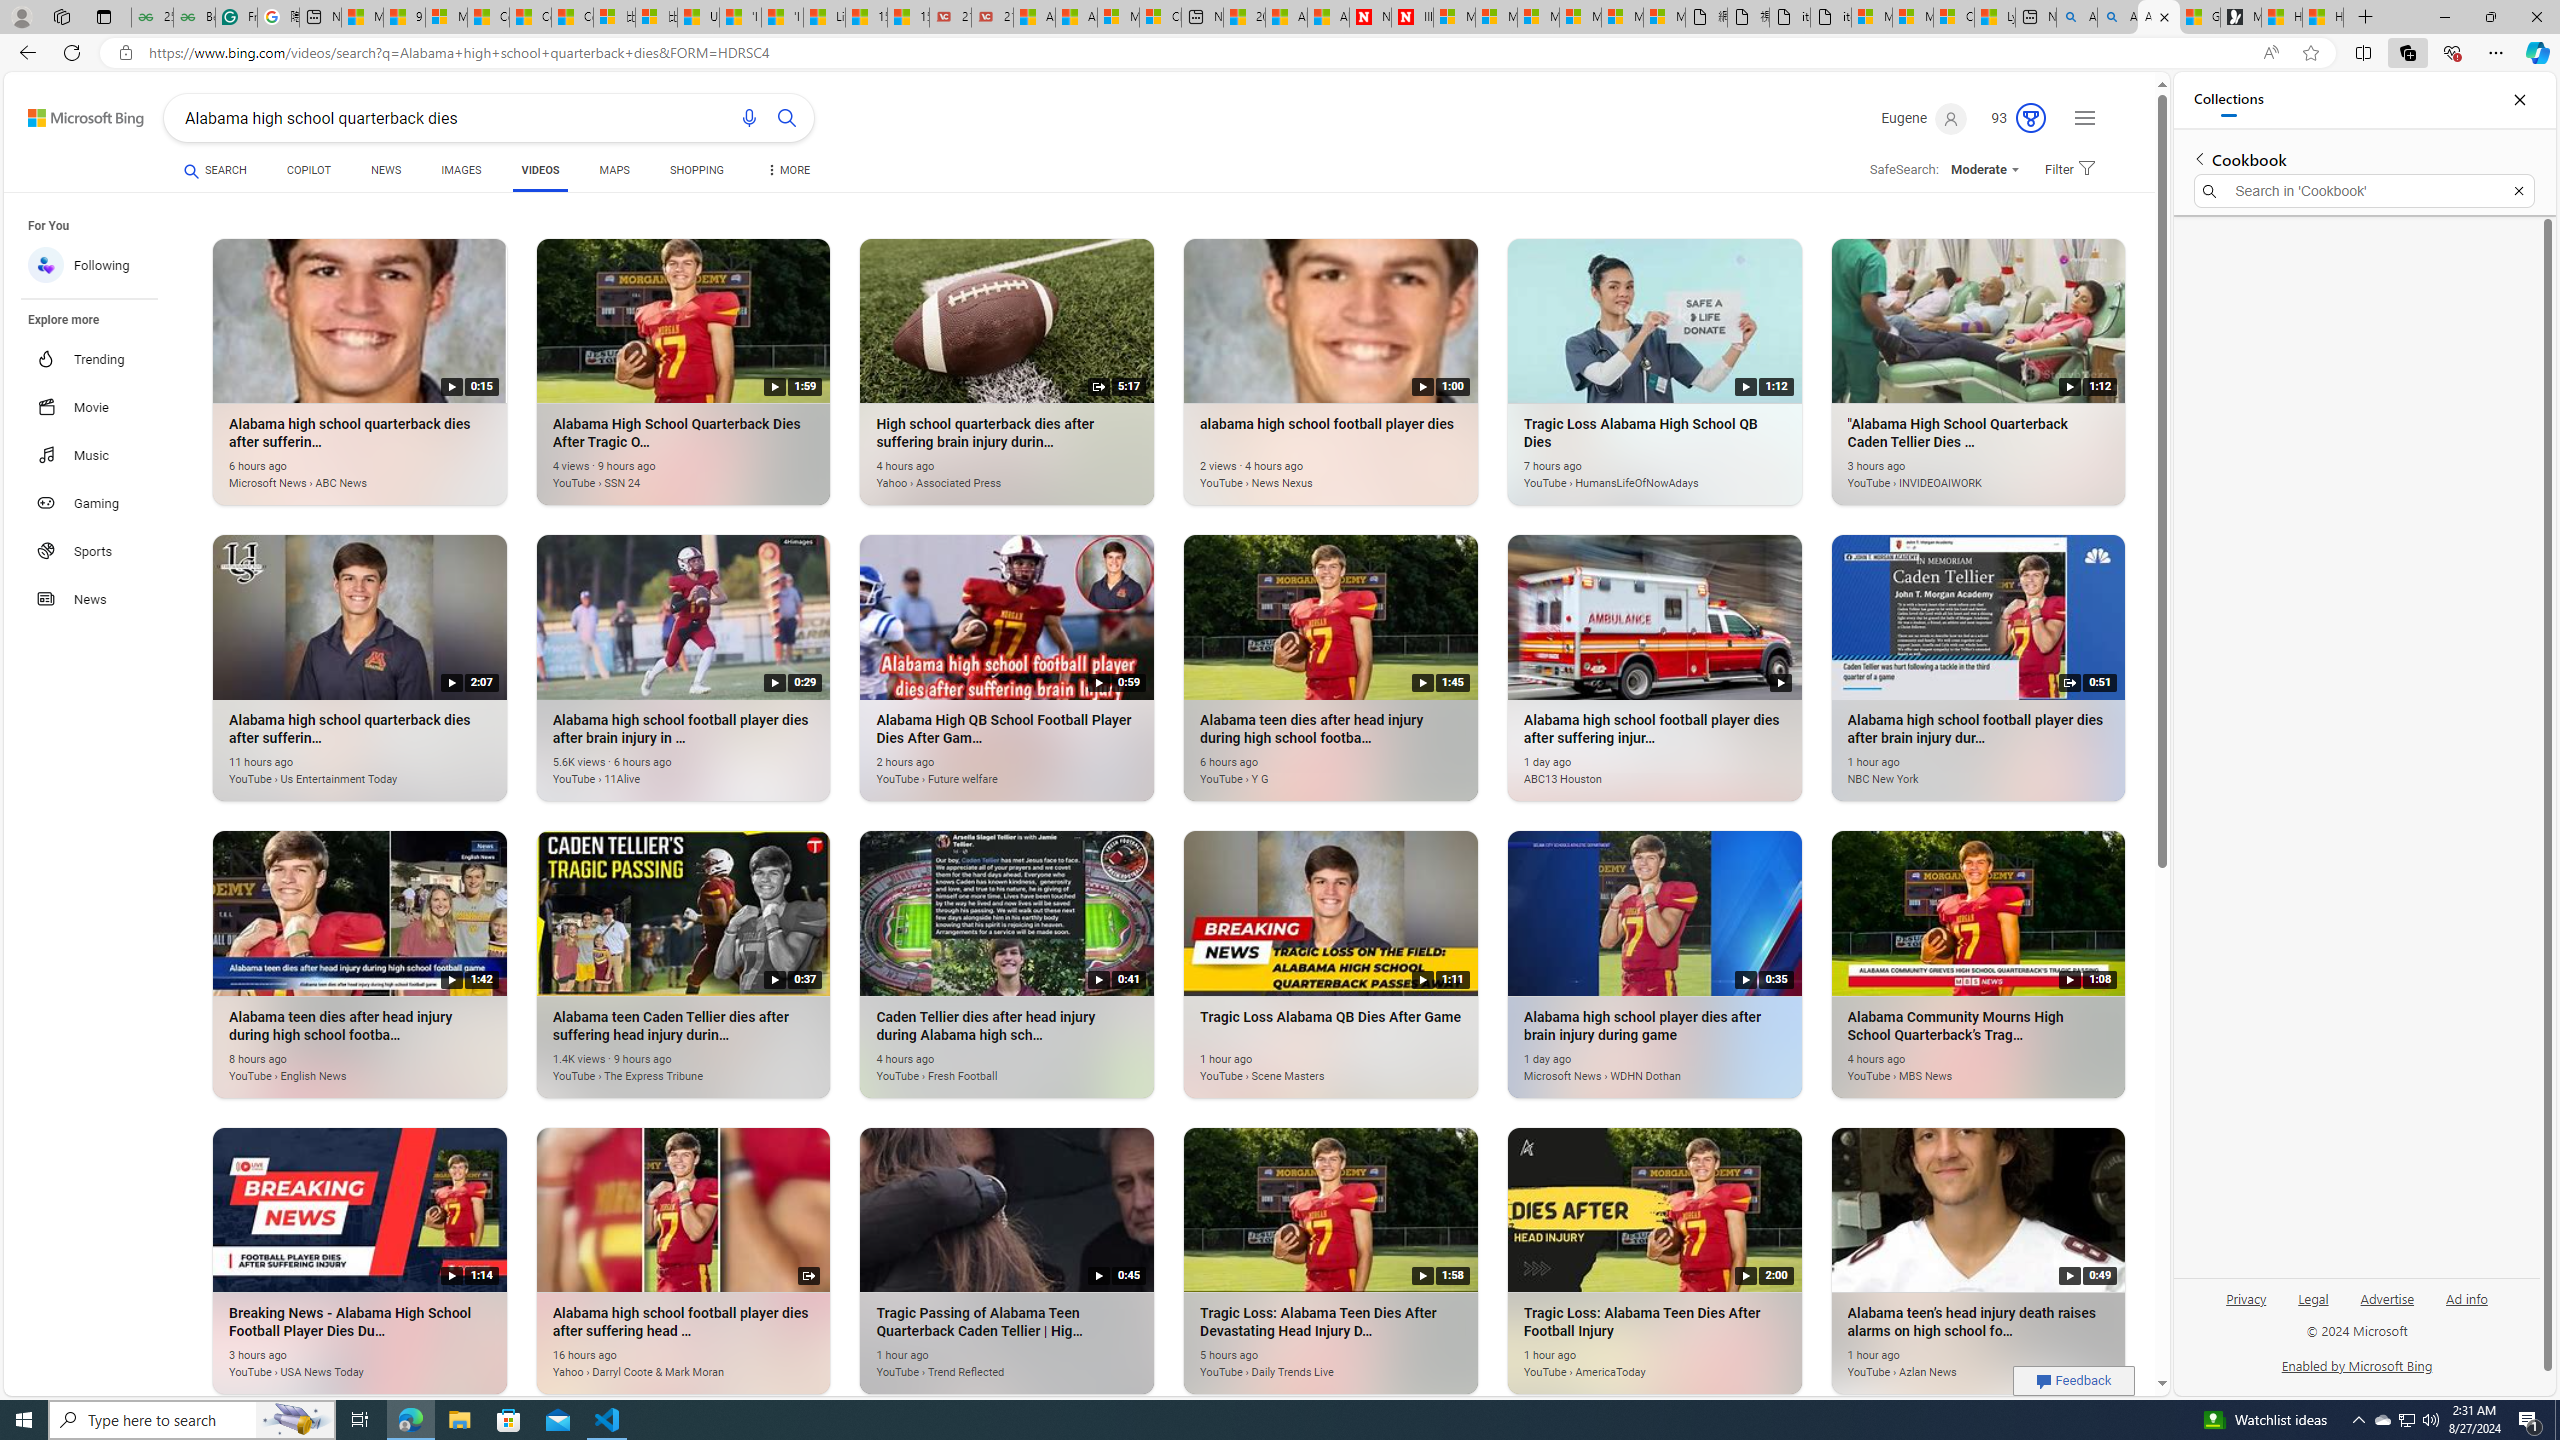 This screenshot has height=1440, width=2560. I want to click on 'COPILOT', so click(307, 169).